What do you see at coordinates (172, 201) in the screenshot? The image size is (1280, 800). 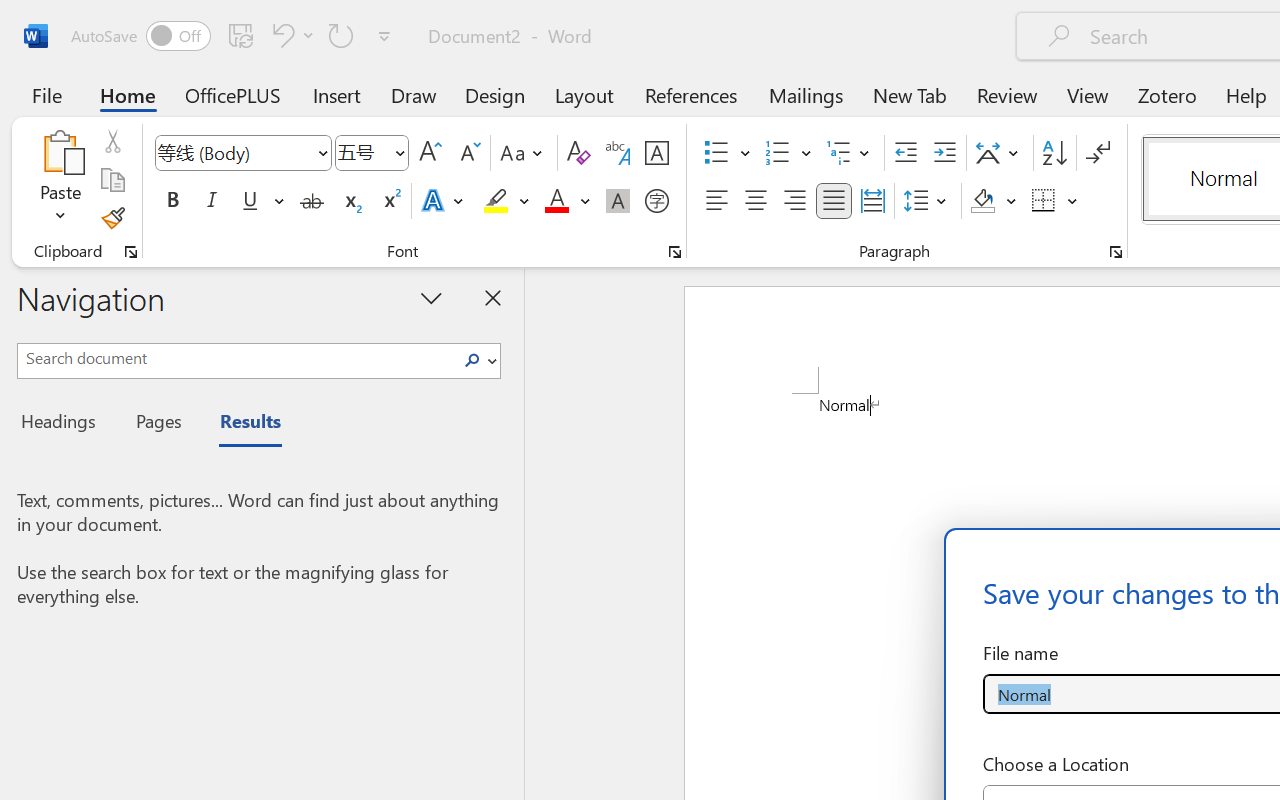 I see `'Bold'` at bounding box center [172, 201].